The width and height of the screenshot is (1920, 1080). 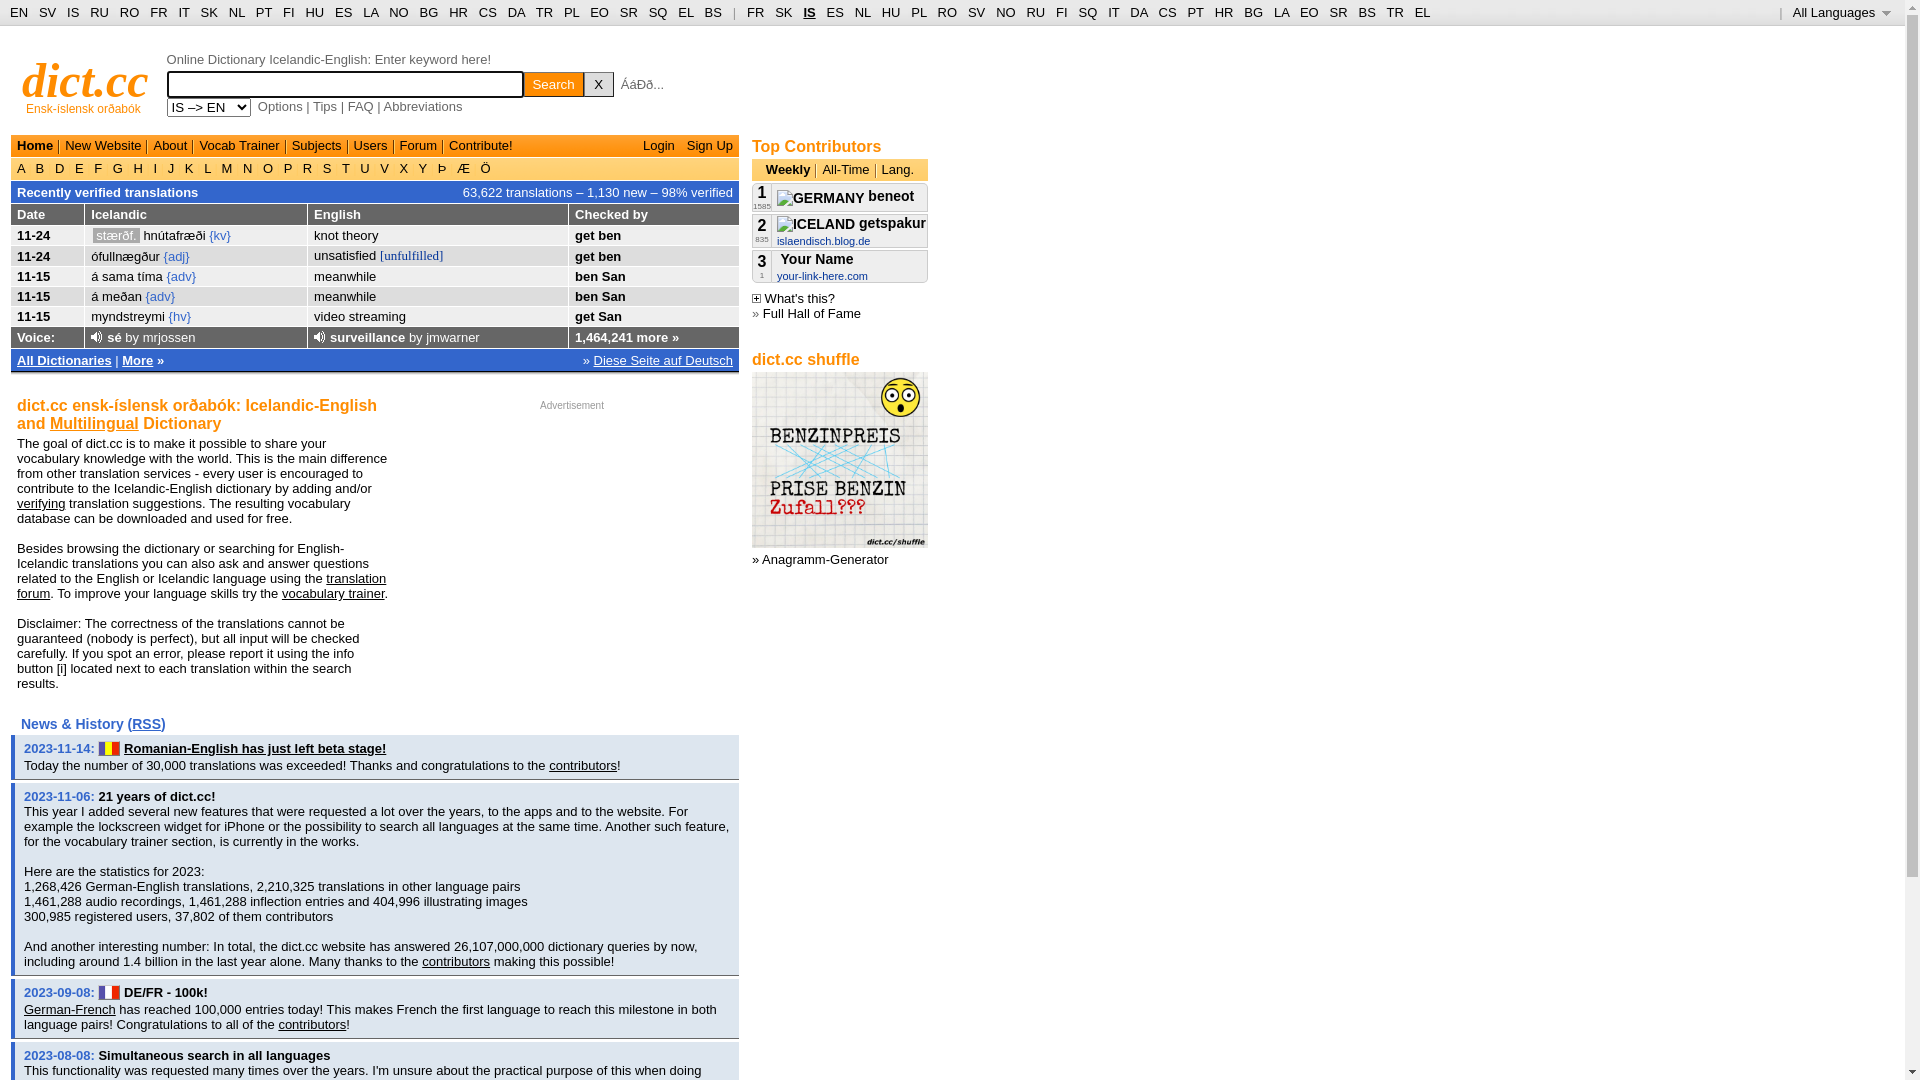 What do you see at coordinates (627, 12) in the screenshot?
I see `'SR'` at bounding box center [627, 12].